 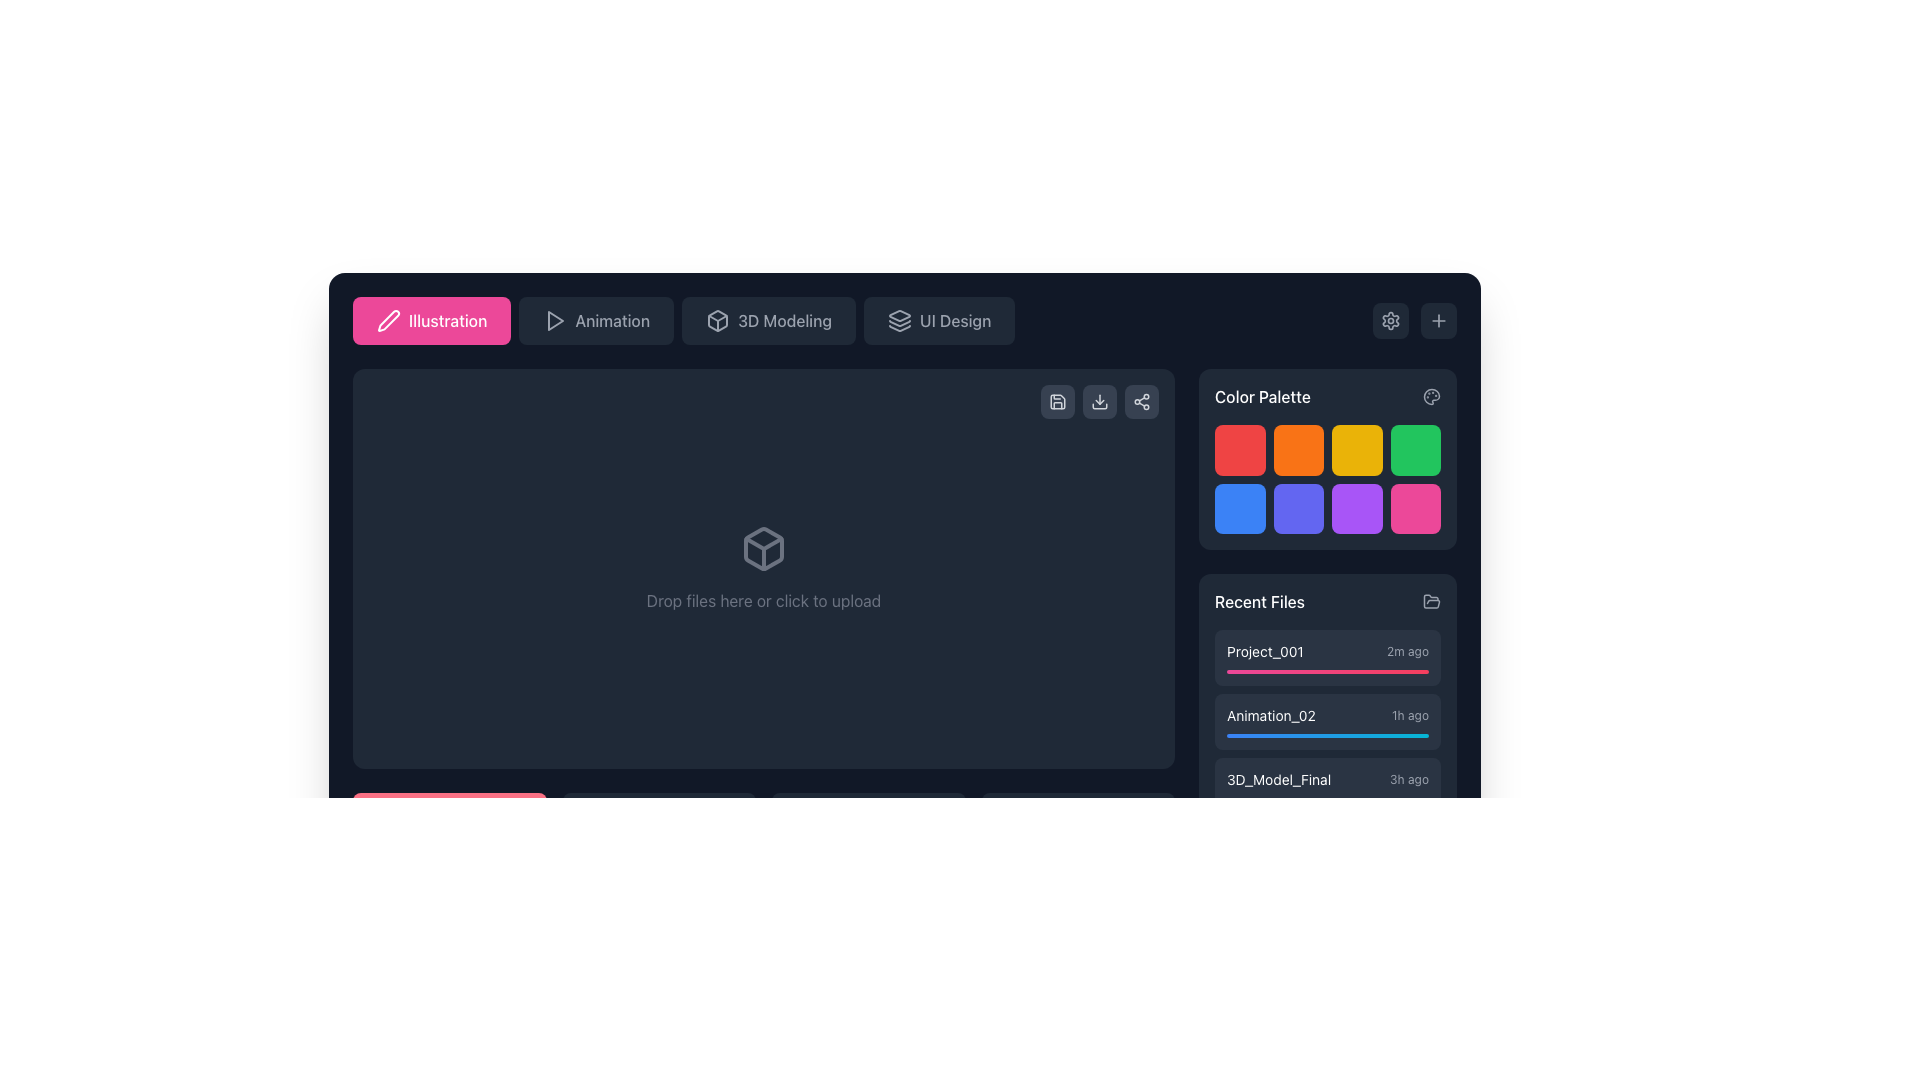 What do you see at coordinates (1328, 785) in the screenshot?
I see `the '3D_Model_Final' file list item located in the 'Recent Files' section at the bottom-right corner of the interface` at bounding box center [1328, 785].